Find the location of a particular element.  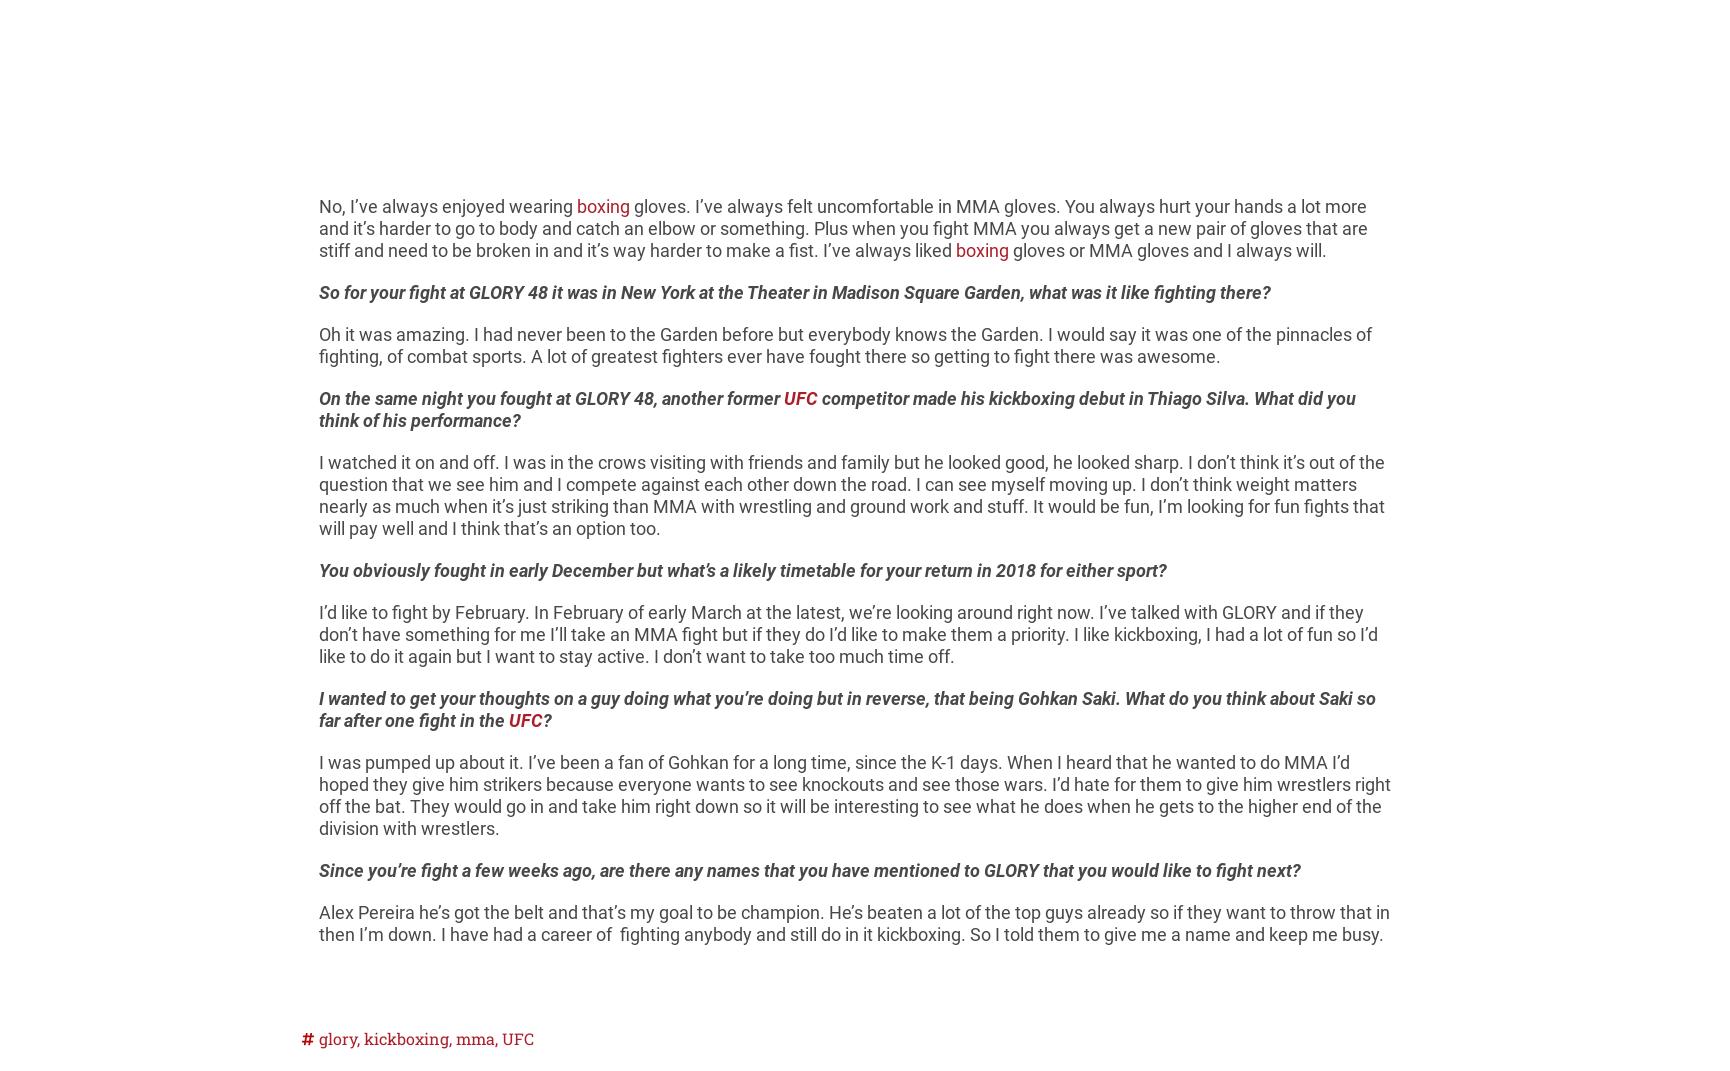

'I’d like to fight by February. In February of early March at the latest, we’re looking around right now. I’ve talked with GLORY and if they don’t have something for me I’ll take an MMA fight but if they do I’d like to make them a priority. I like kickboxing, I had a lot of fun so I’d like to do it again but I want to stay active. I don’t want to take too much time off.' is located at coordinates (847, 633).